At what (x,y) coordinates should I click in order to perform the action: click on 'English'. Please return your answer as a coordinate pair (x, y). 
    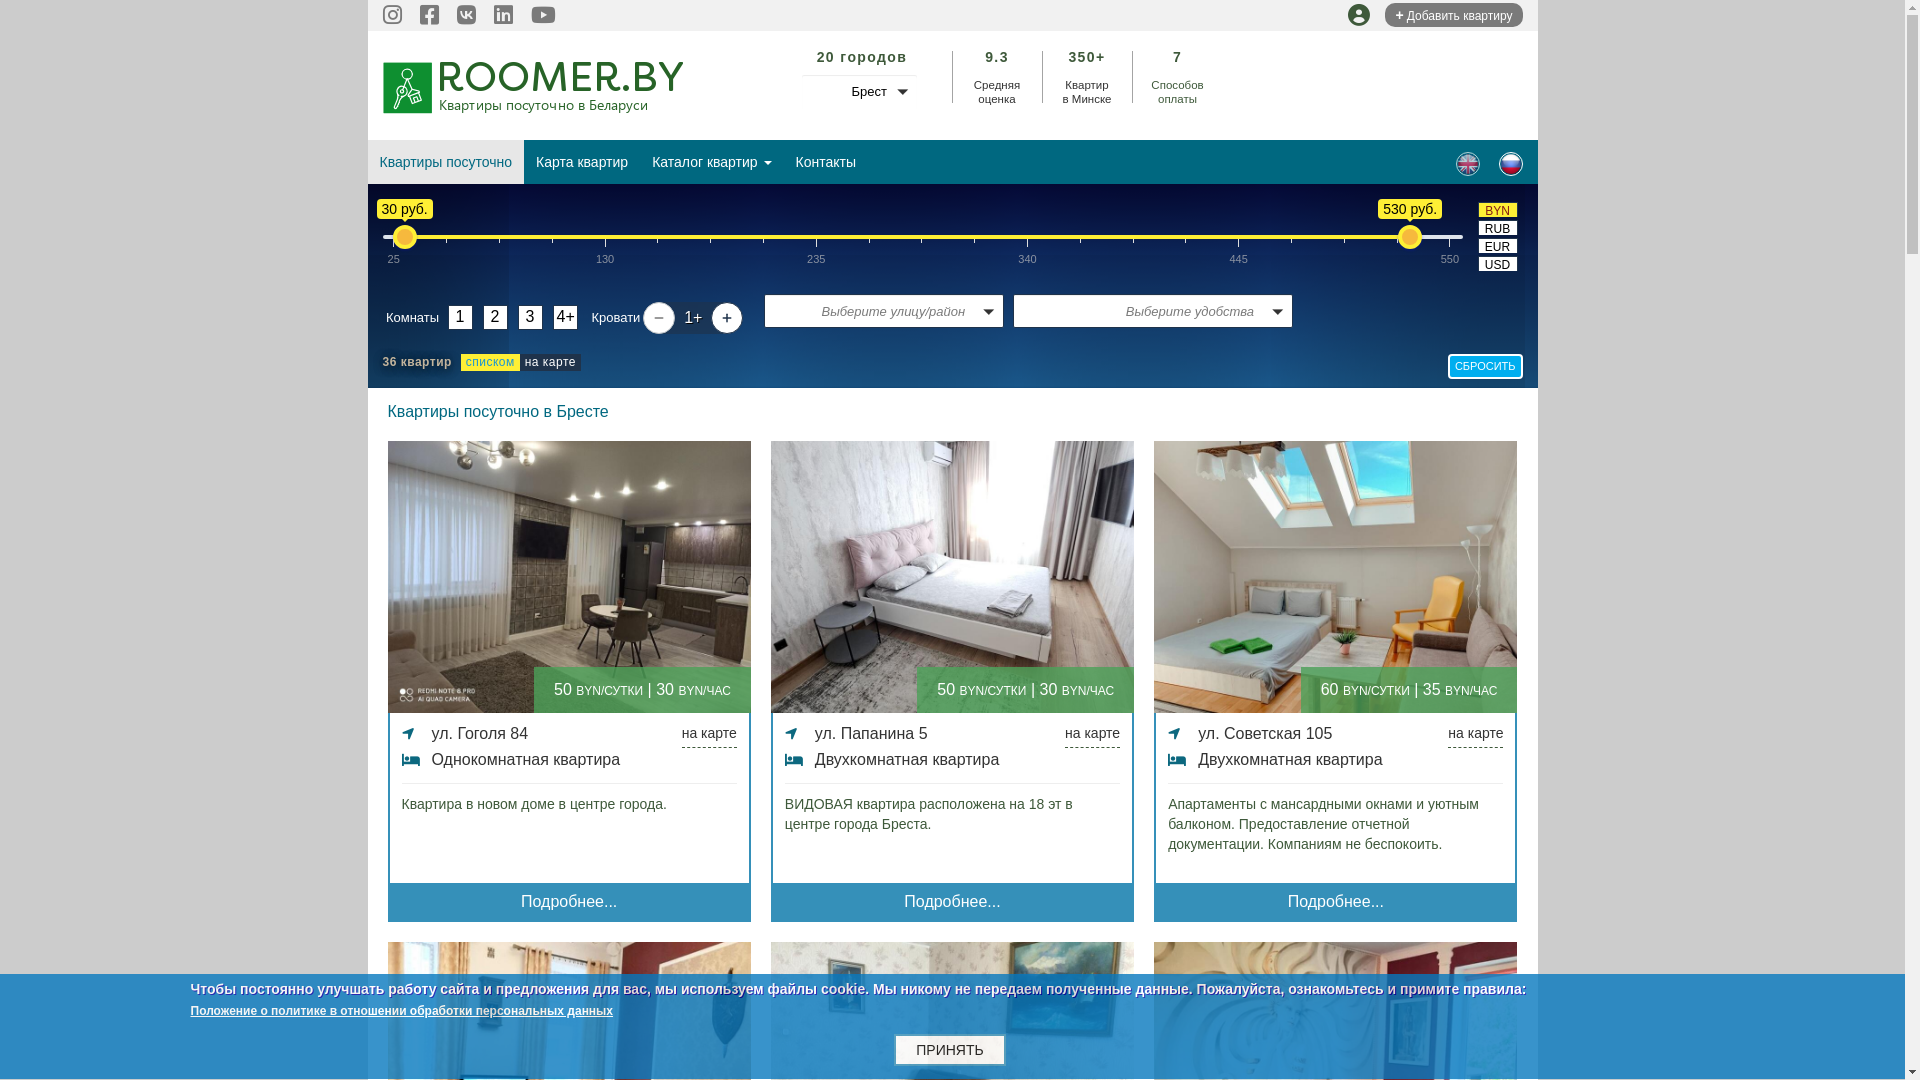
    Looking at the image, I should click on (1468, 163).